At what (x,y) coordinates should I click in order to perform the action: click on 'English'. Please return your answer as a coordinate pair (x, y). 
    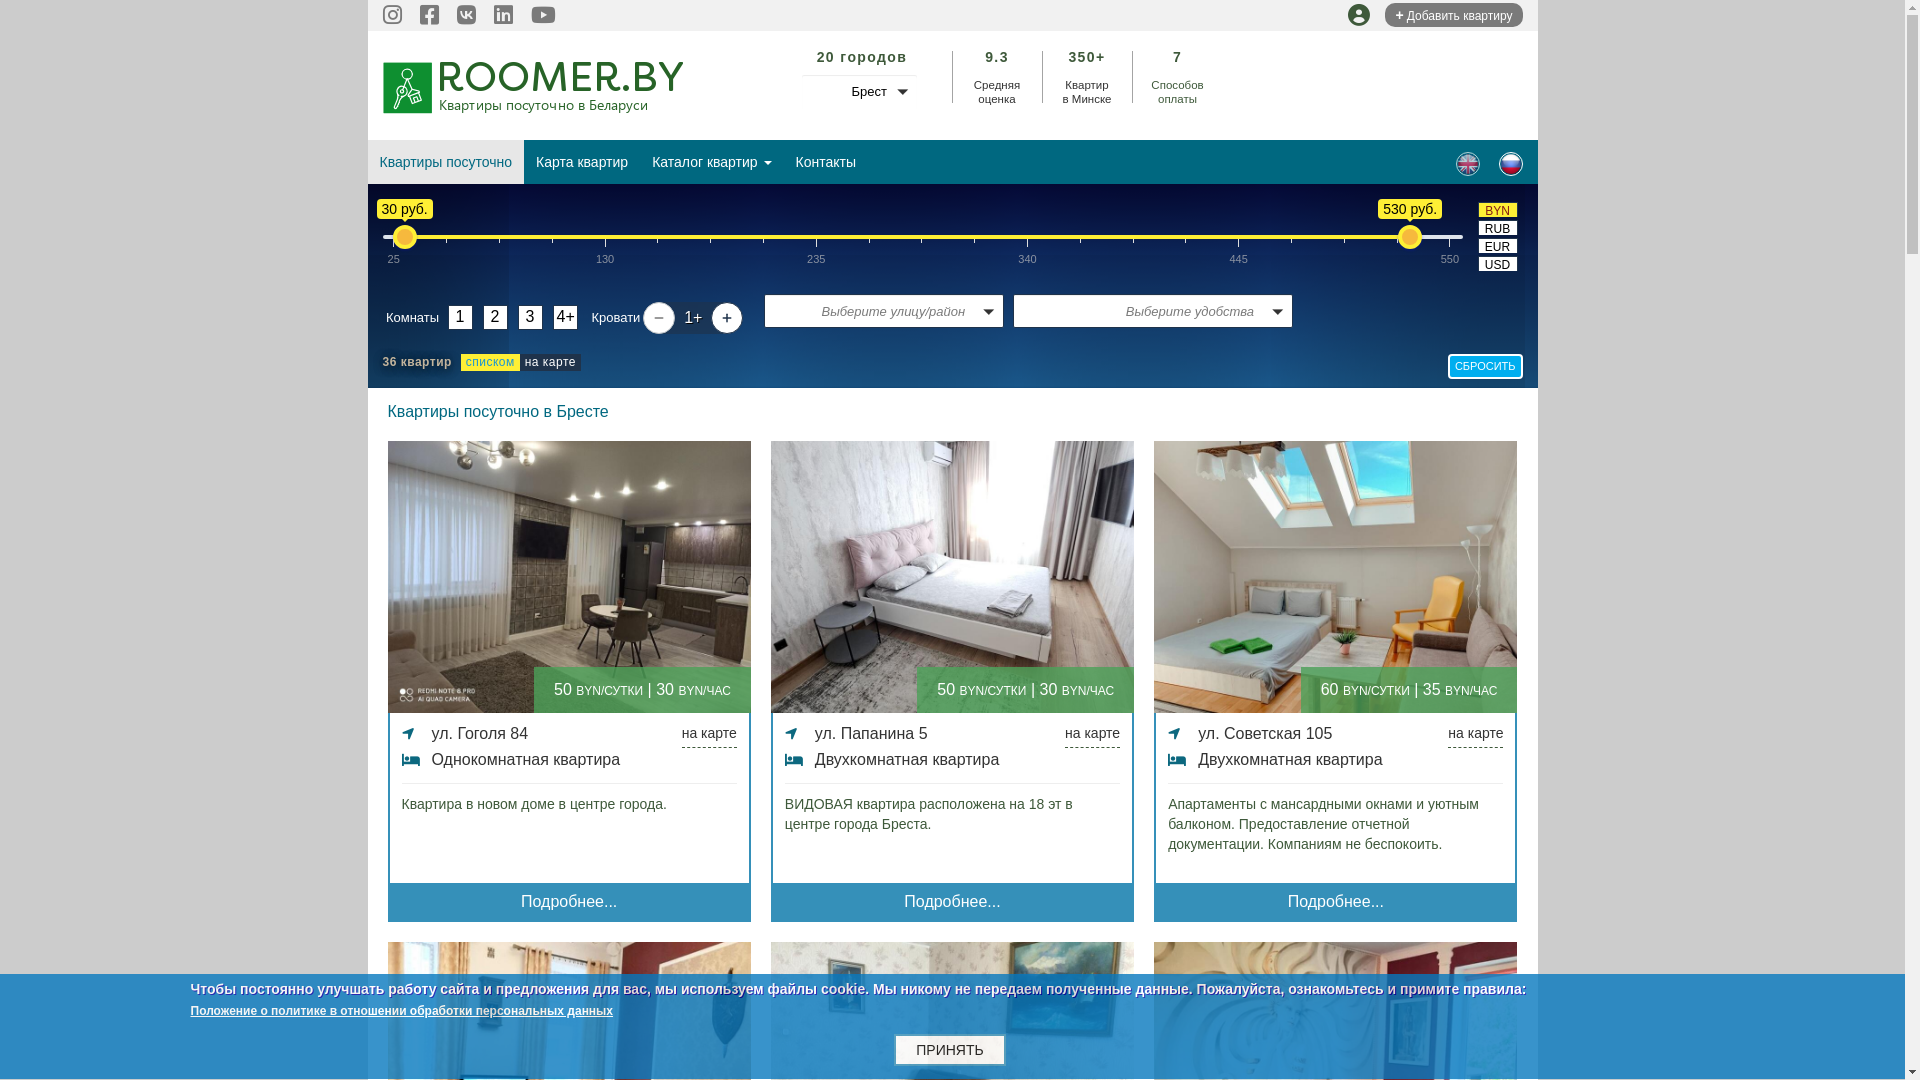
    Looking at the image, I should click on (1468, 163).